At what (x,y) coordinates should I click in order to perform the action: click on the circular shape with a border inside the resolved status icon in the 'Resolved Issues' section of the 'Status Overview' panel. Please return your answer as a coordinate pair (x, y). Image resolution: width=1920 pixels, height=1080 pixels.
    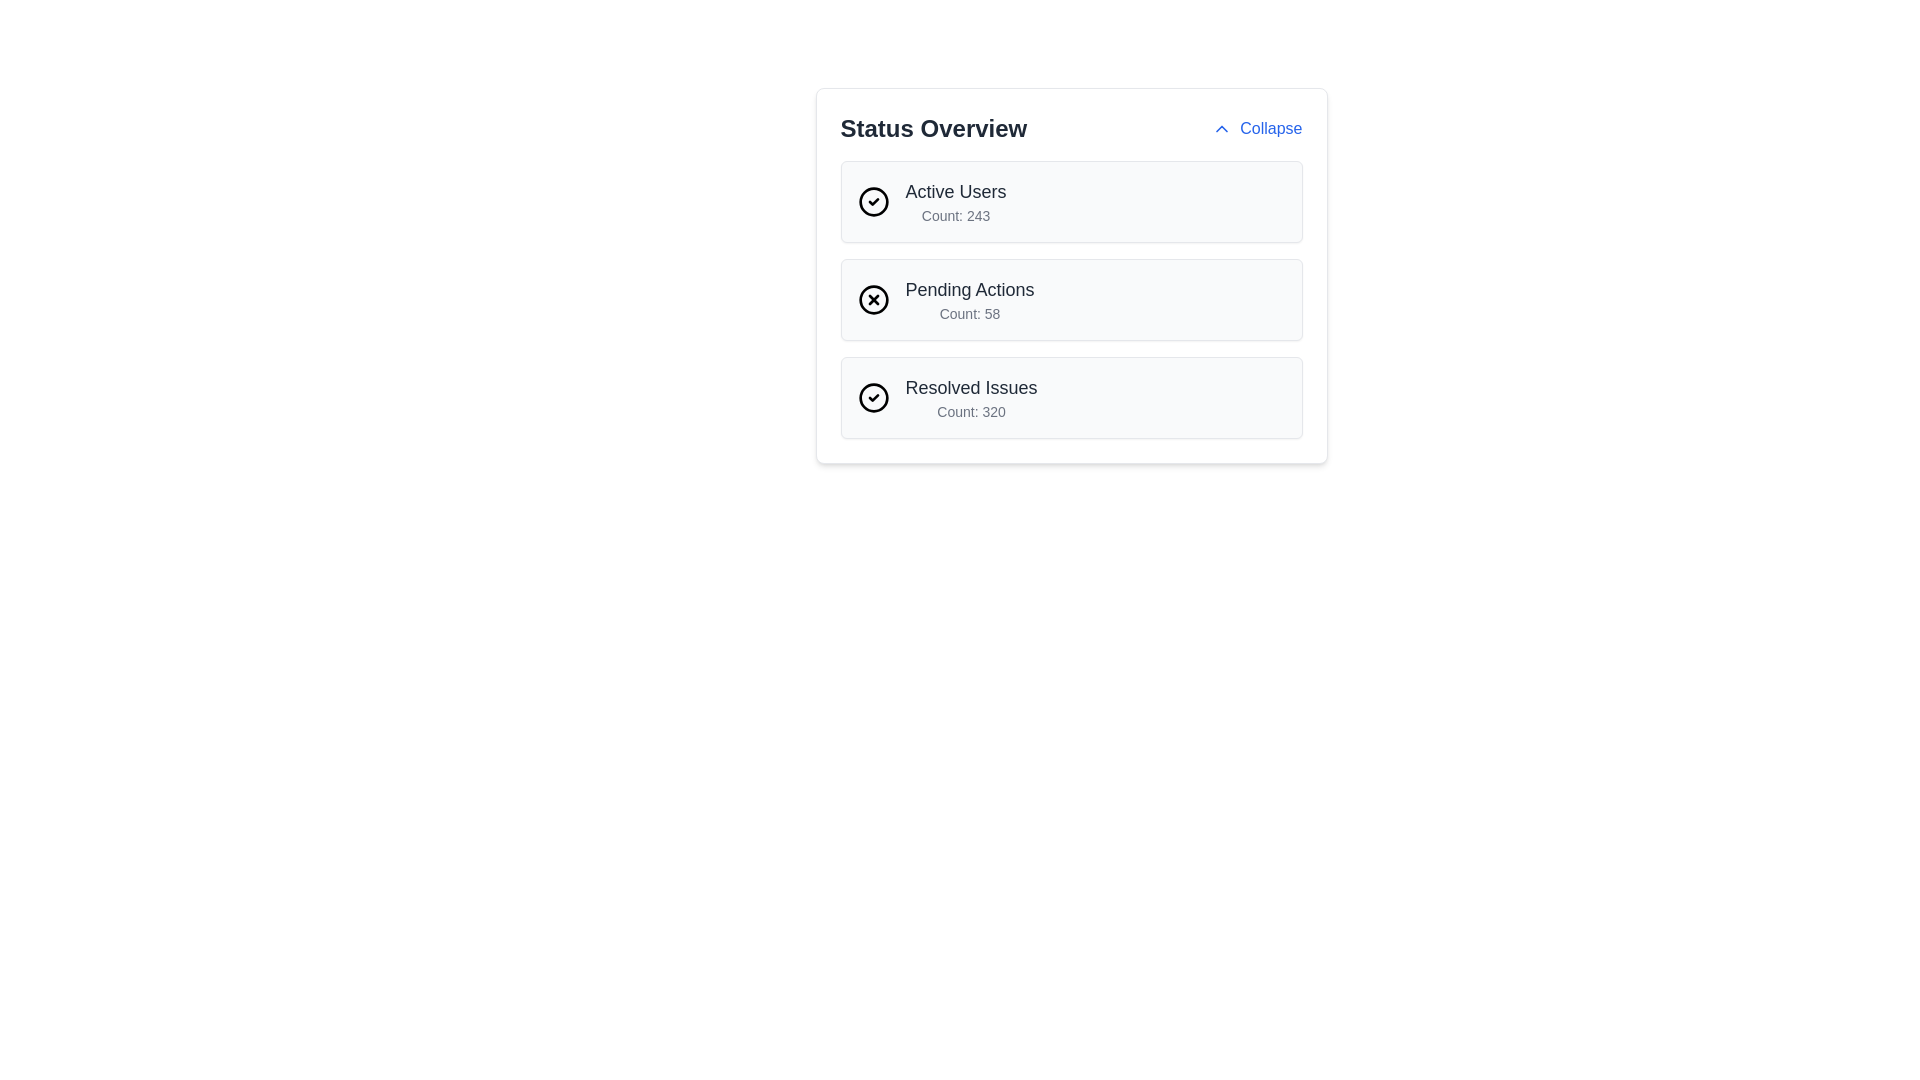
    Looking at the image, I should click on (873, 397).